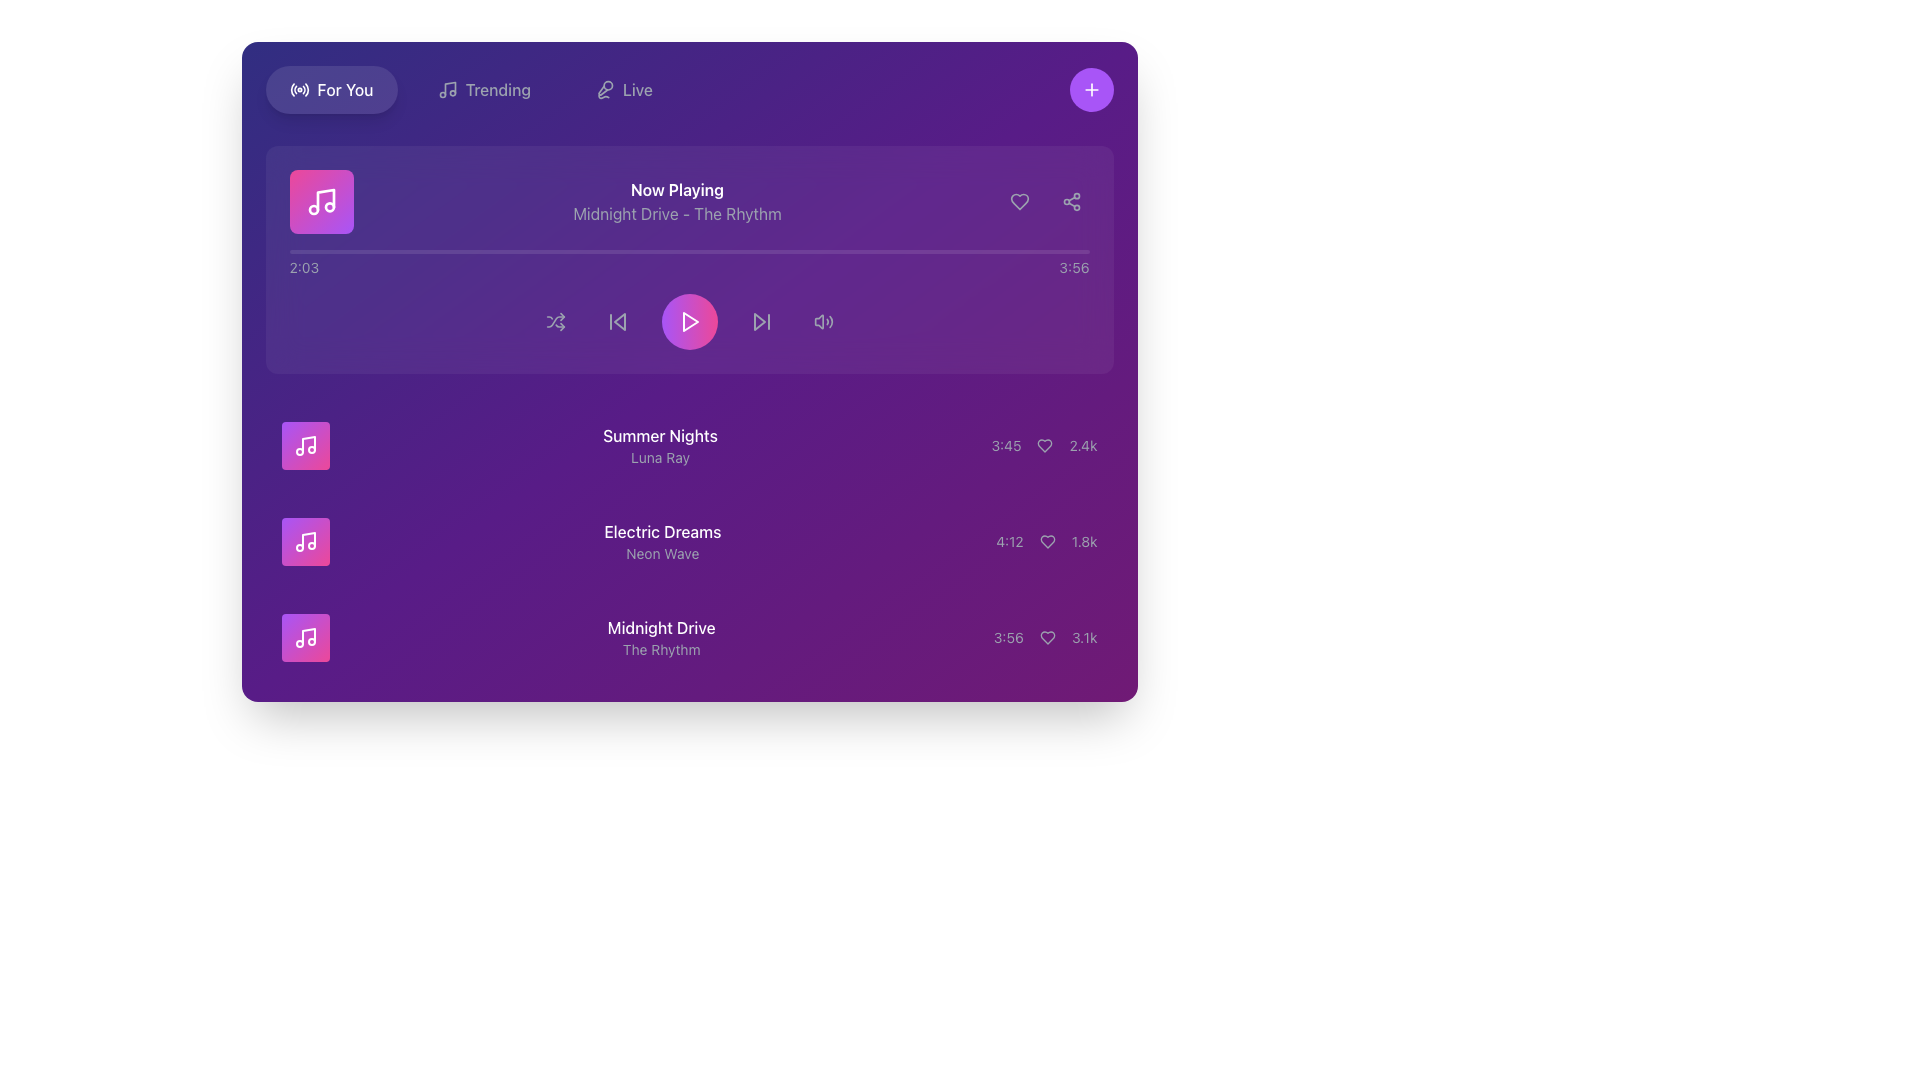 The image size is (1920, 1080). What do you see at coordinates (1051, 250) in the screenshot?
I see `playback position` at bounding box center [1051, 250].